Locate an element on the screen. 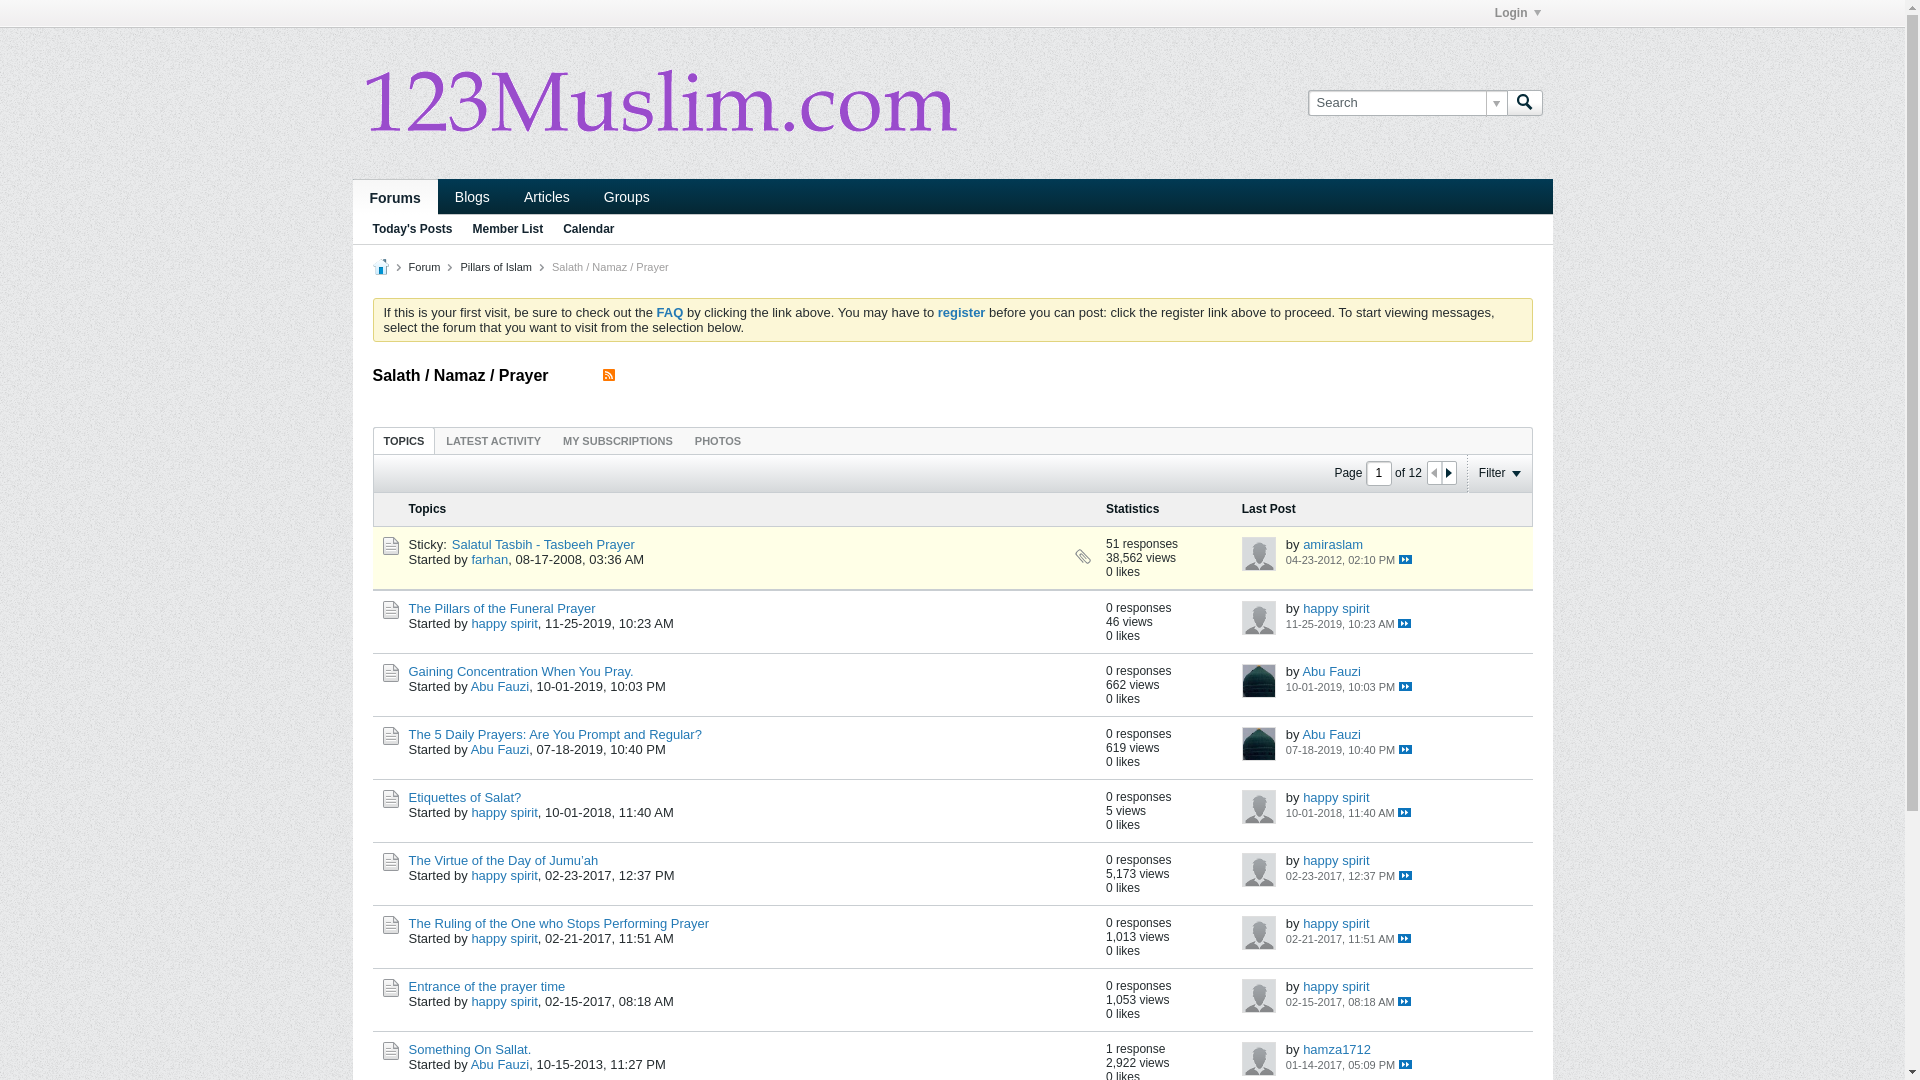 The width and height of the screenshot is (1920, 1080). 'Something On Sallat.' is located at coordinates (468, 1048).